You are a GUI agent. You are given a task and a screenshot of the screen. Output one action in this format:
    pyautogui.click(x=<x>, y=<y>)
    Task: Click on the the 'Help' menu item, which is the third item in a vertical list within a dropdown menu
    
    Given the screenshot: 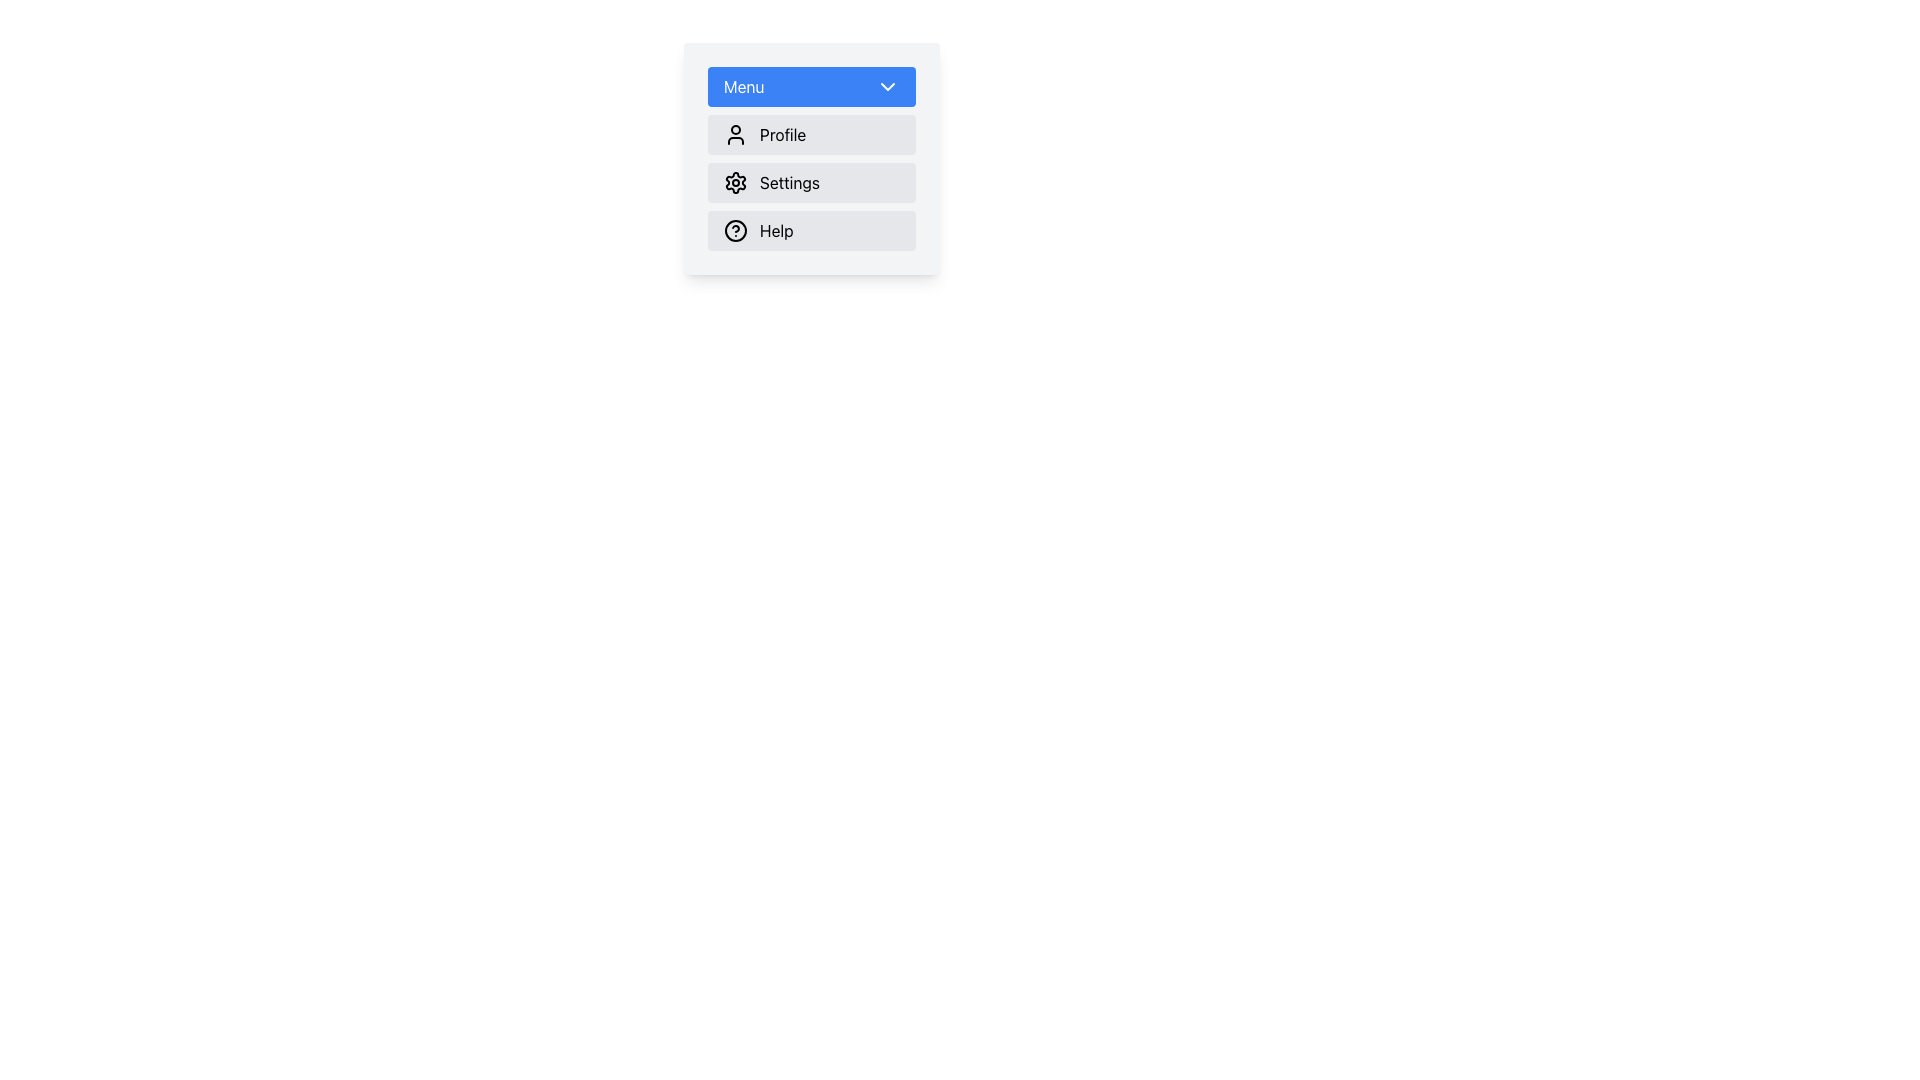 What is the action you would take?
    pyautogui.click(x=811, y=230)
    